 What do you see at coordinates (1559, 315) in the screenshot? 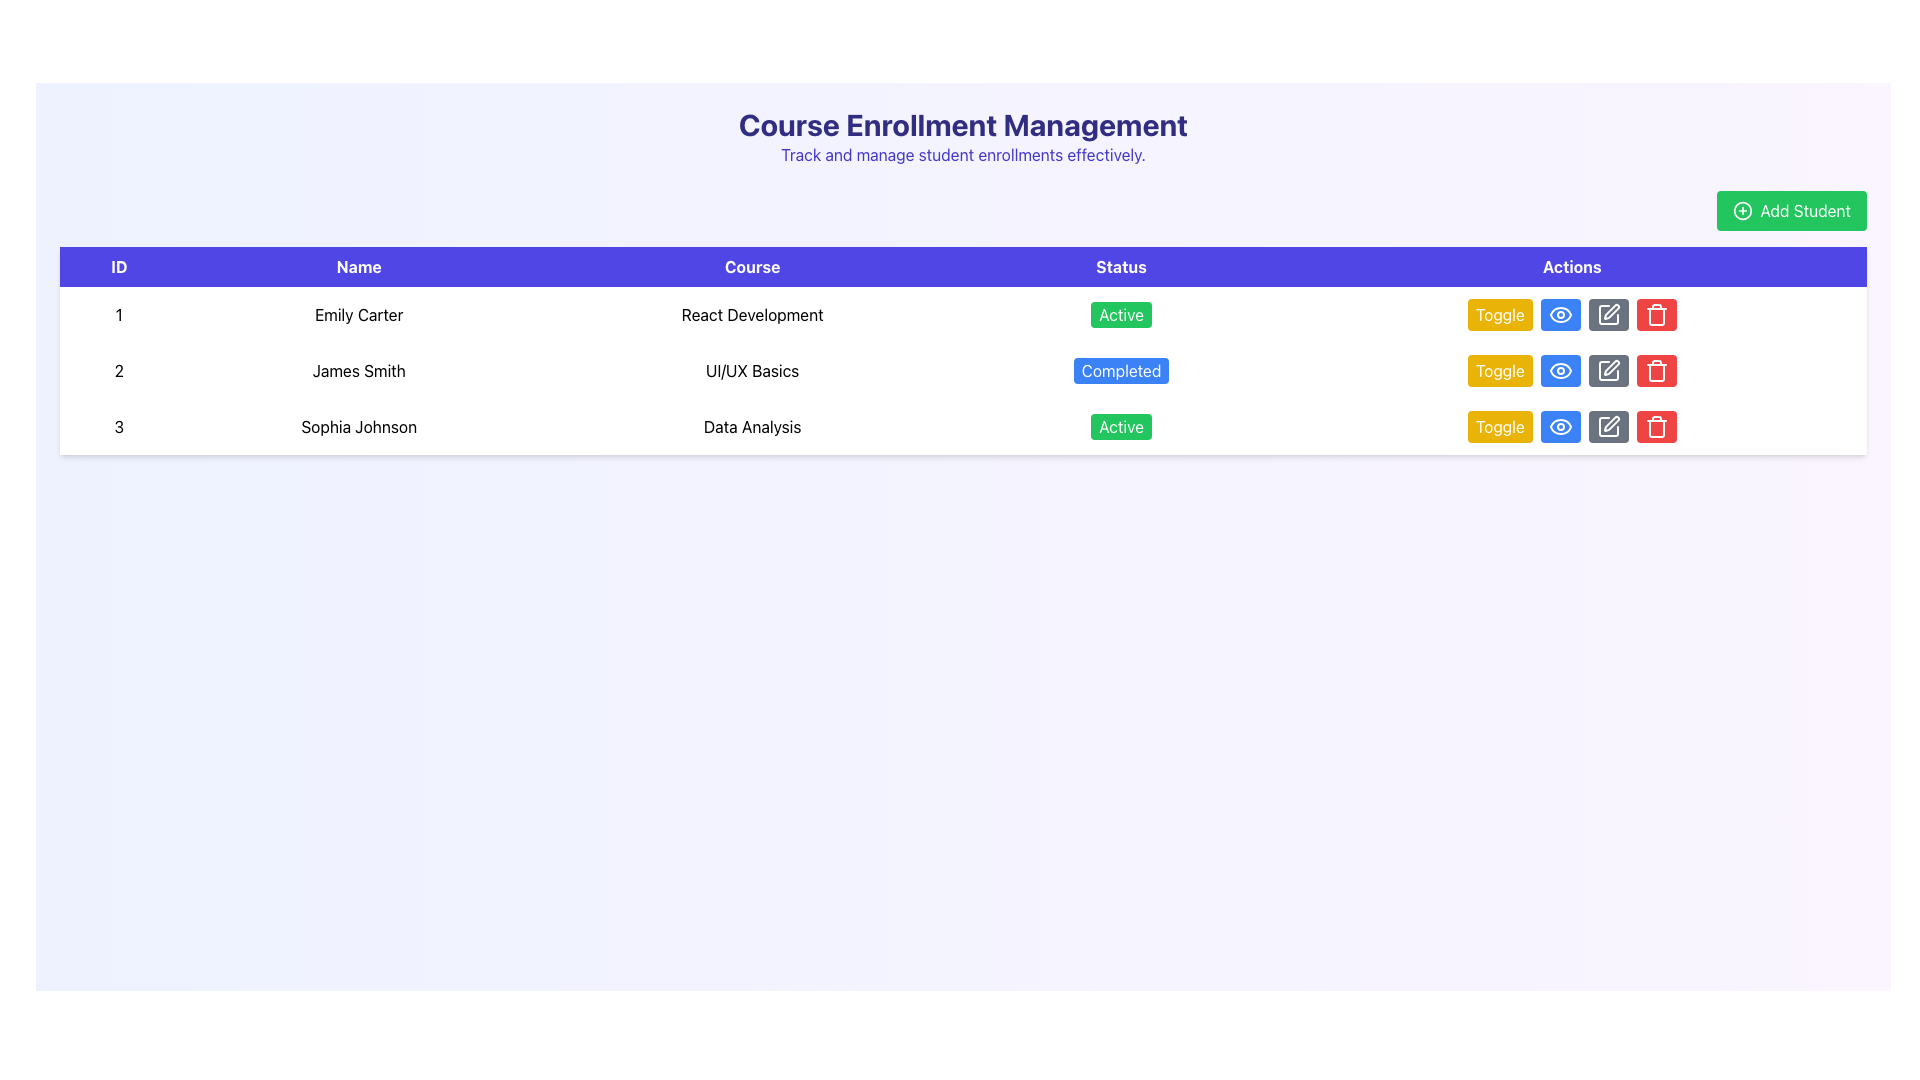
I see `the blue eye icon button located in the 'Actions' column of the 'James Smith' row` at bounding box center [1559, 315].